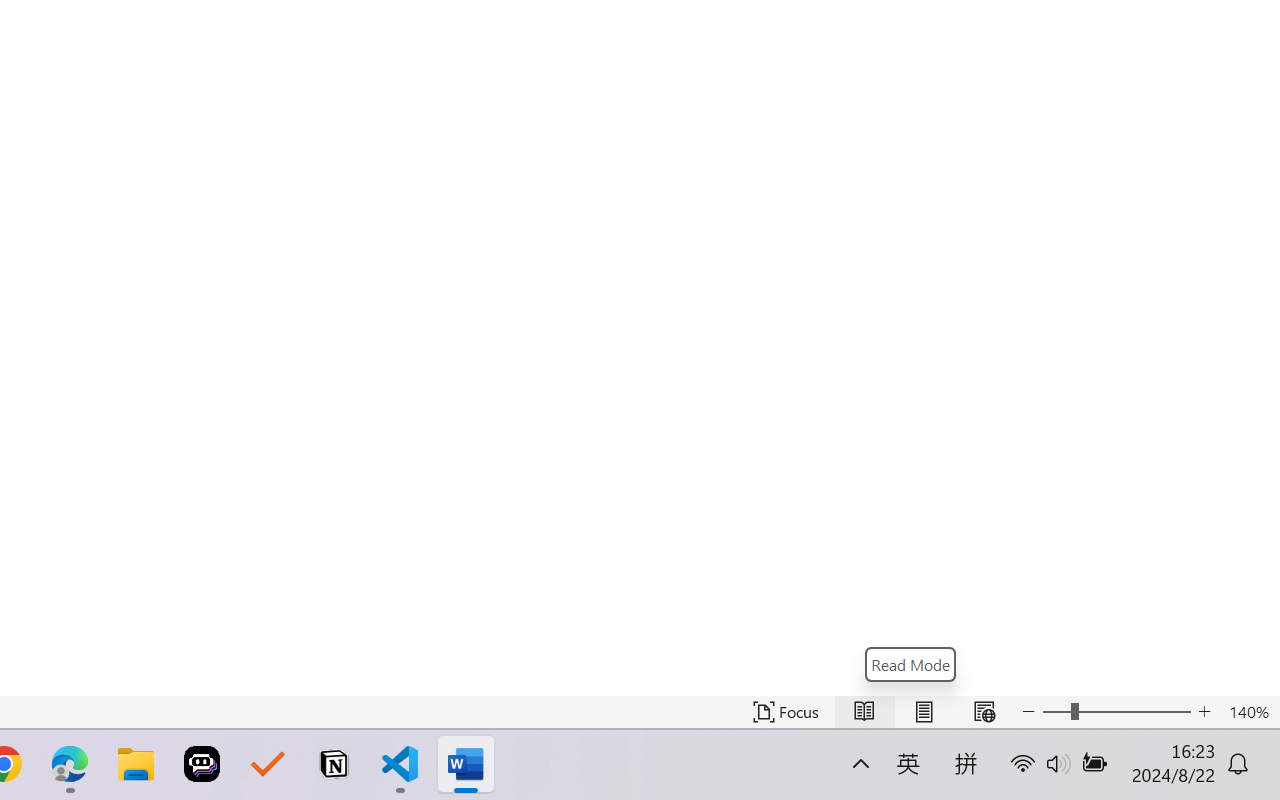 The width and height of the screenshot is (1280, 800). What do you see at coordinates (1029, 711) in the screenshot?
I see `'Decrease Text Size'` at bounding box center [1029, 711].